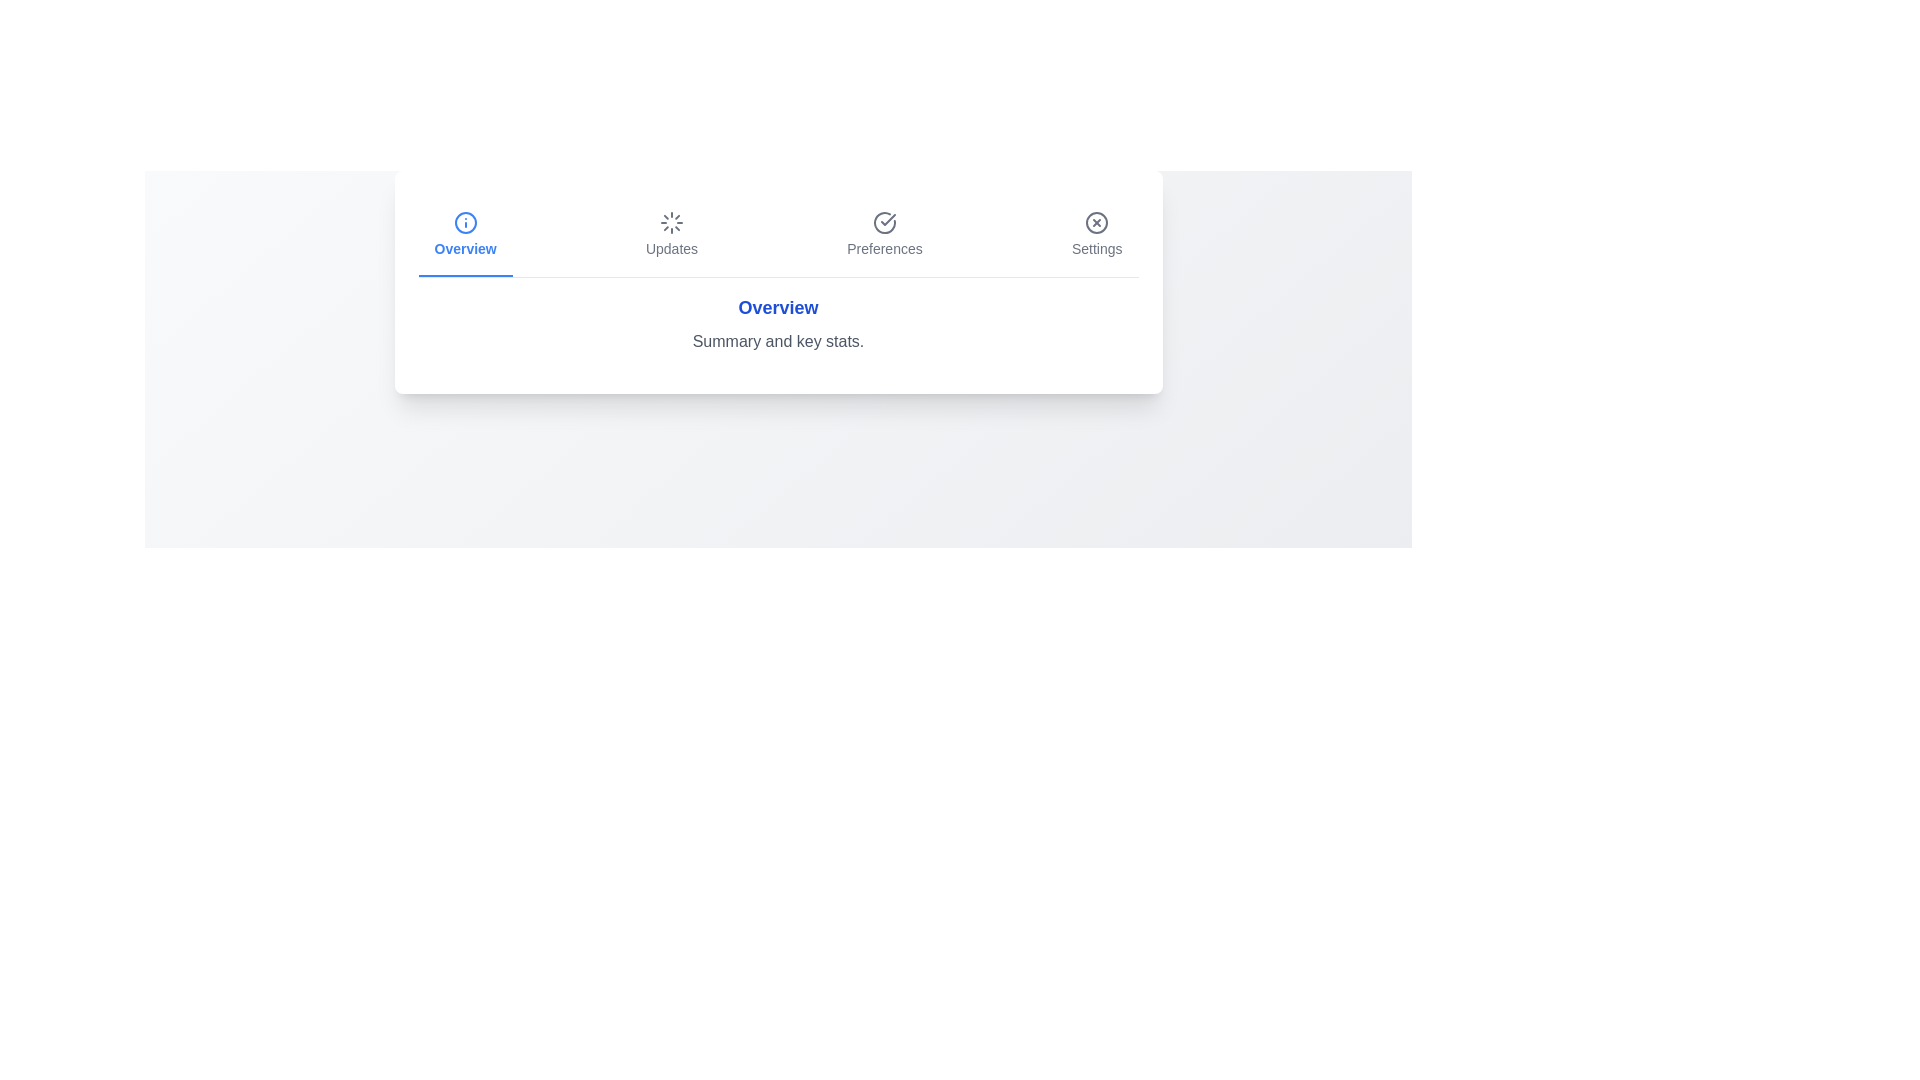 This screenshot has width=1920, height=1080. I want to click on the tab labeled Settings, so click(1096, 234).